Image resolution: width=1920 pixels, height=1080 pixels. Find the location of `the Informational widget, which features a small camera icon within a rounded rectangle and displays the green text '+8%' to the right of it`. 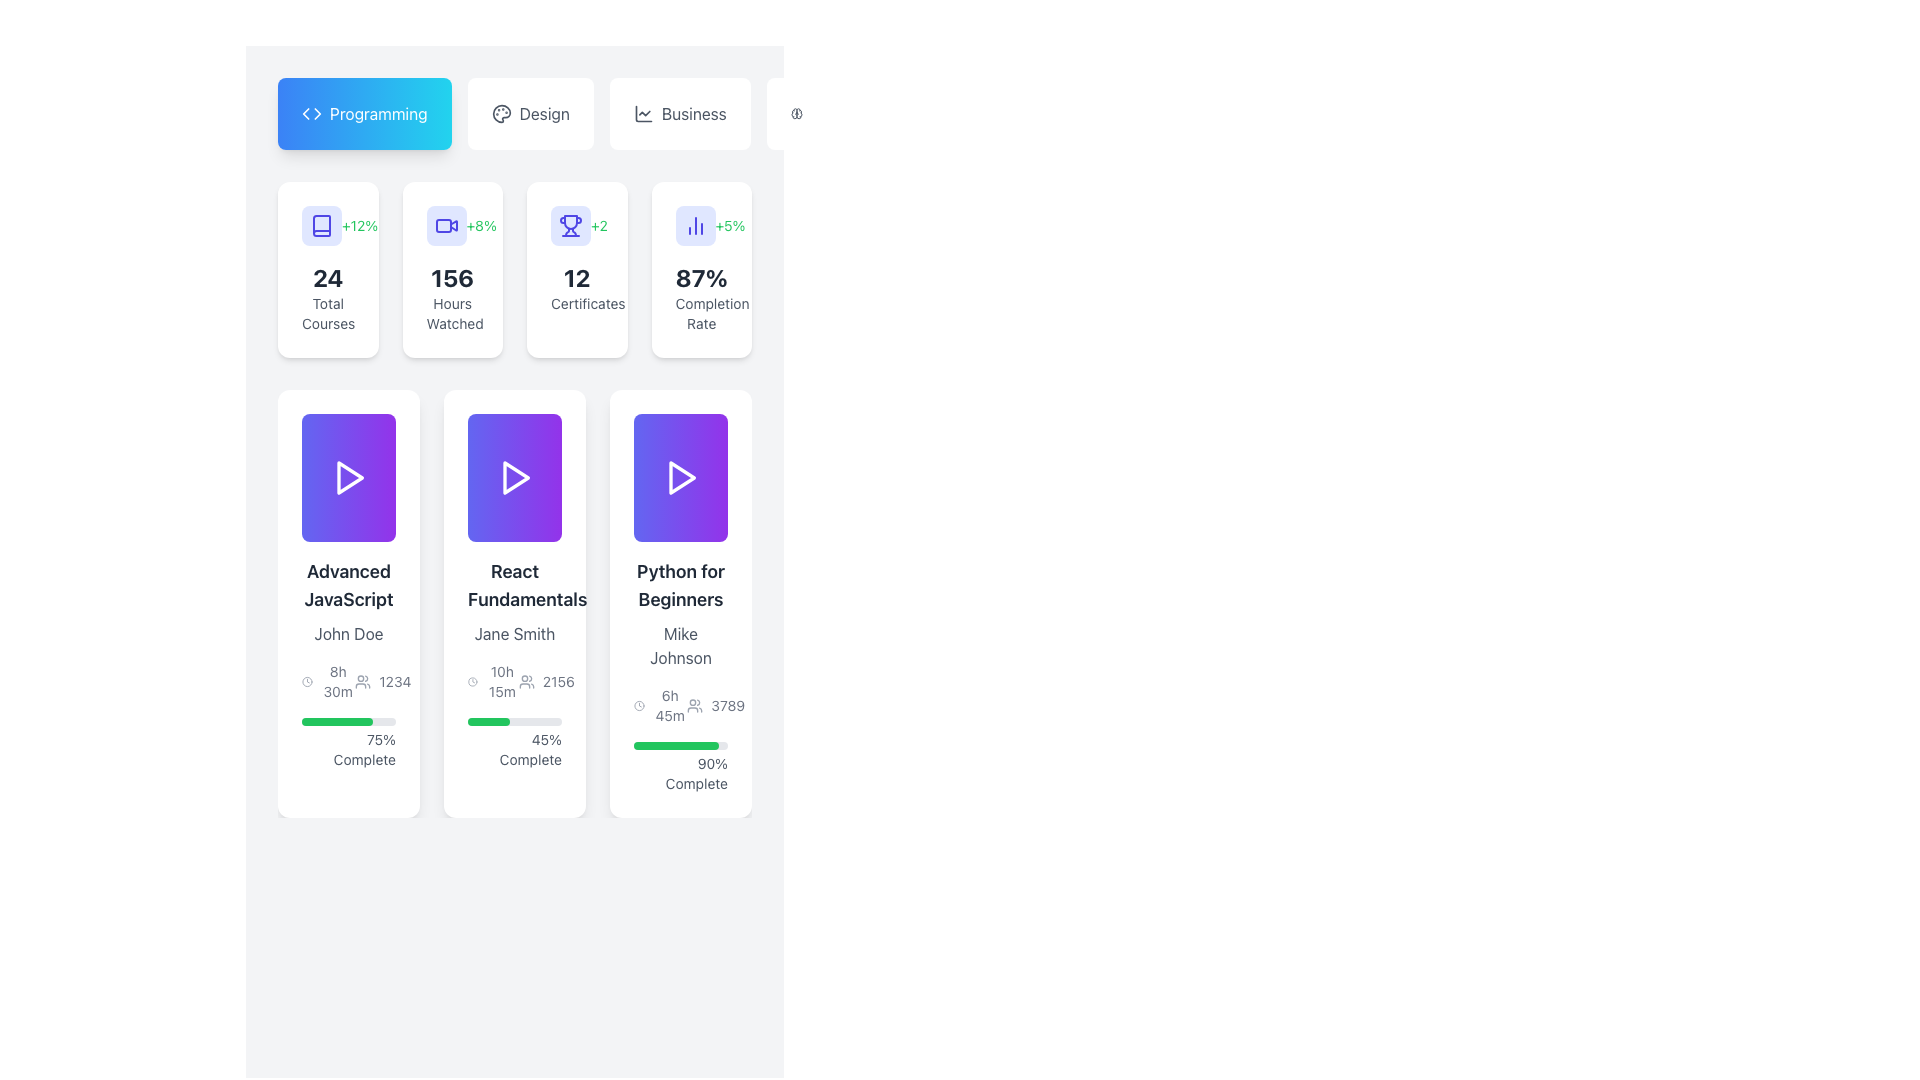

the Informational widget, which features a small camera icon within a rounded rectangle and displays the green text '+8%' to the right of it is located at coordinates (451, 225).